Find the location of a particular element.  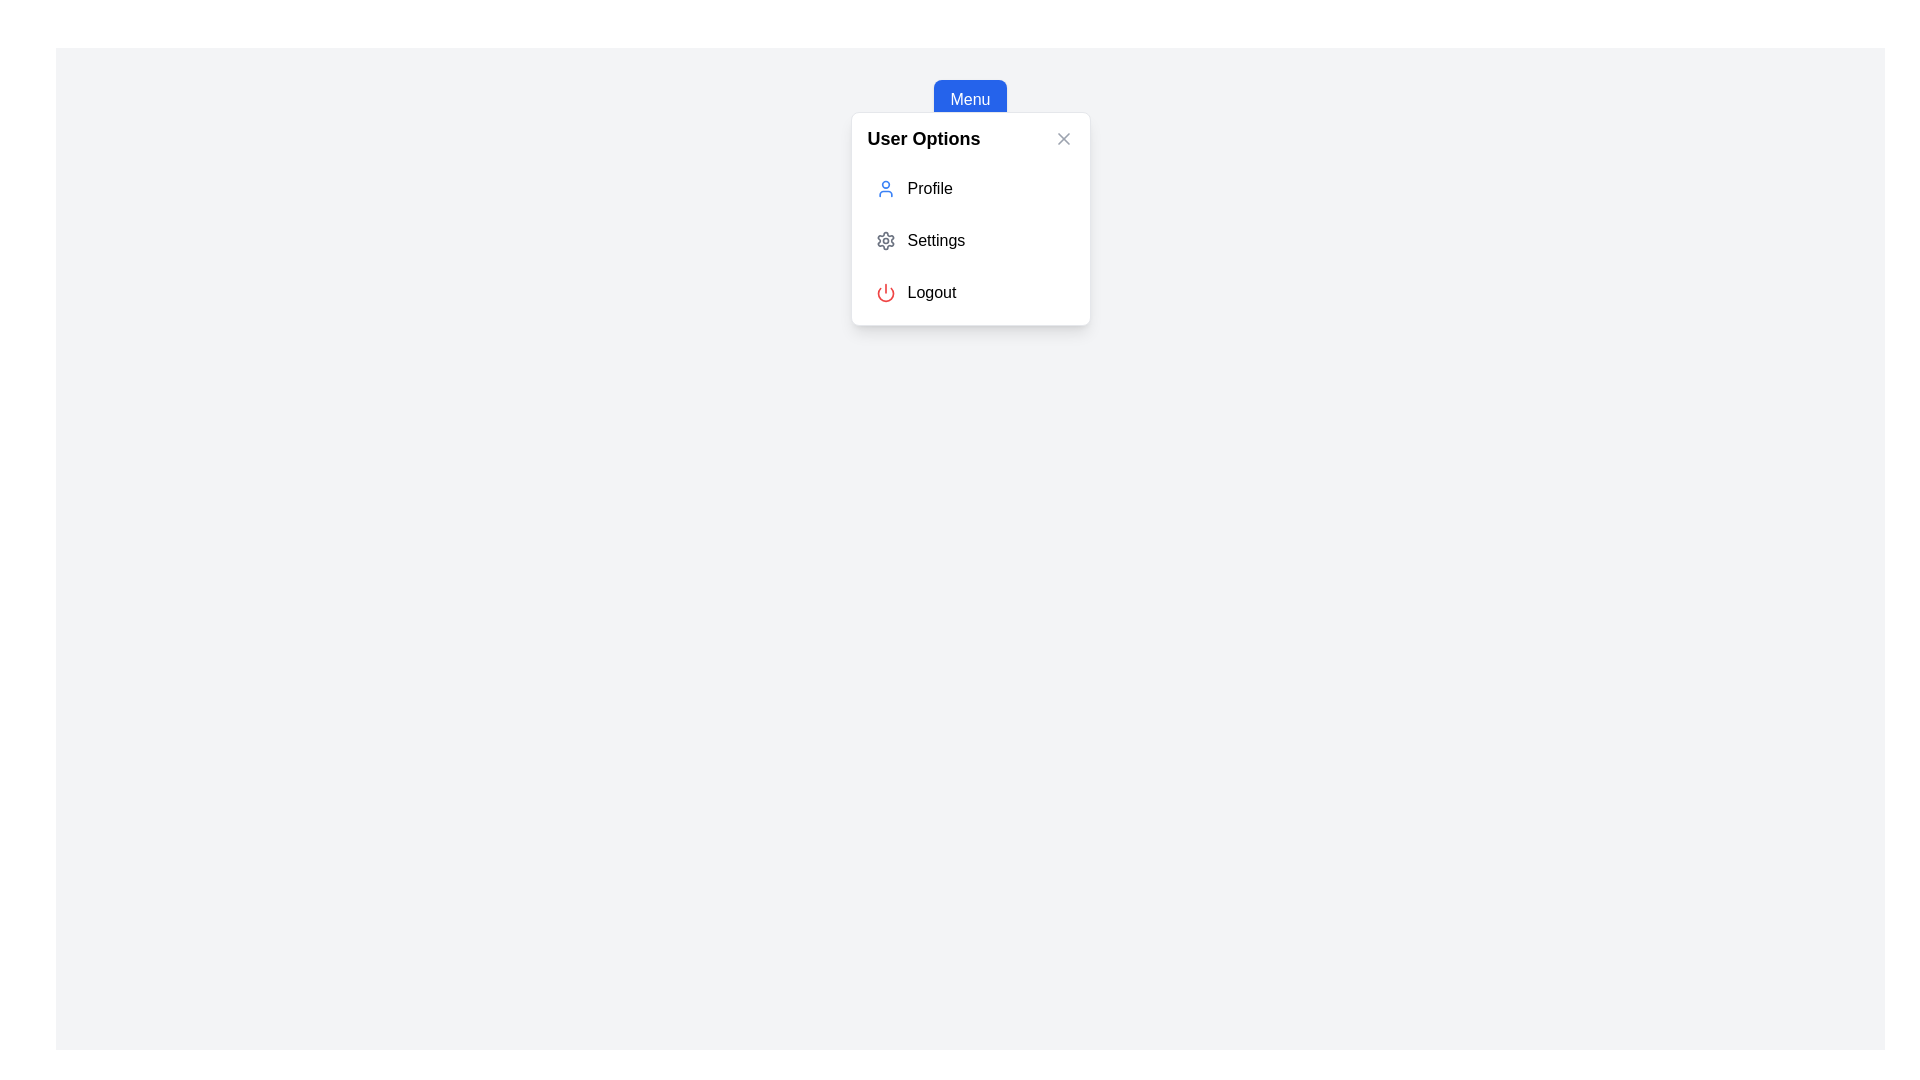

the power-off icon located inside the 'Logout' button, positioned to the left of the text 'Logout' is located at coordinates (884, 293).